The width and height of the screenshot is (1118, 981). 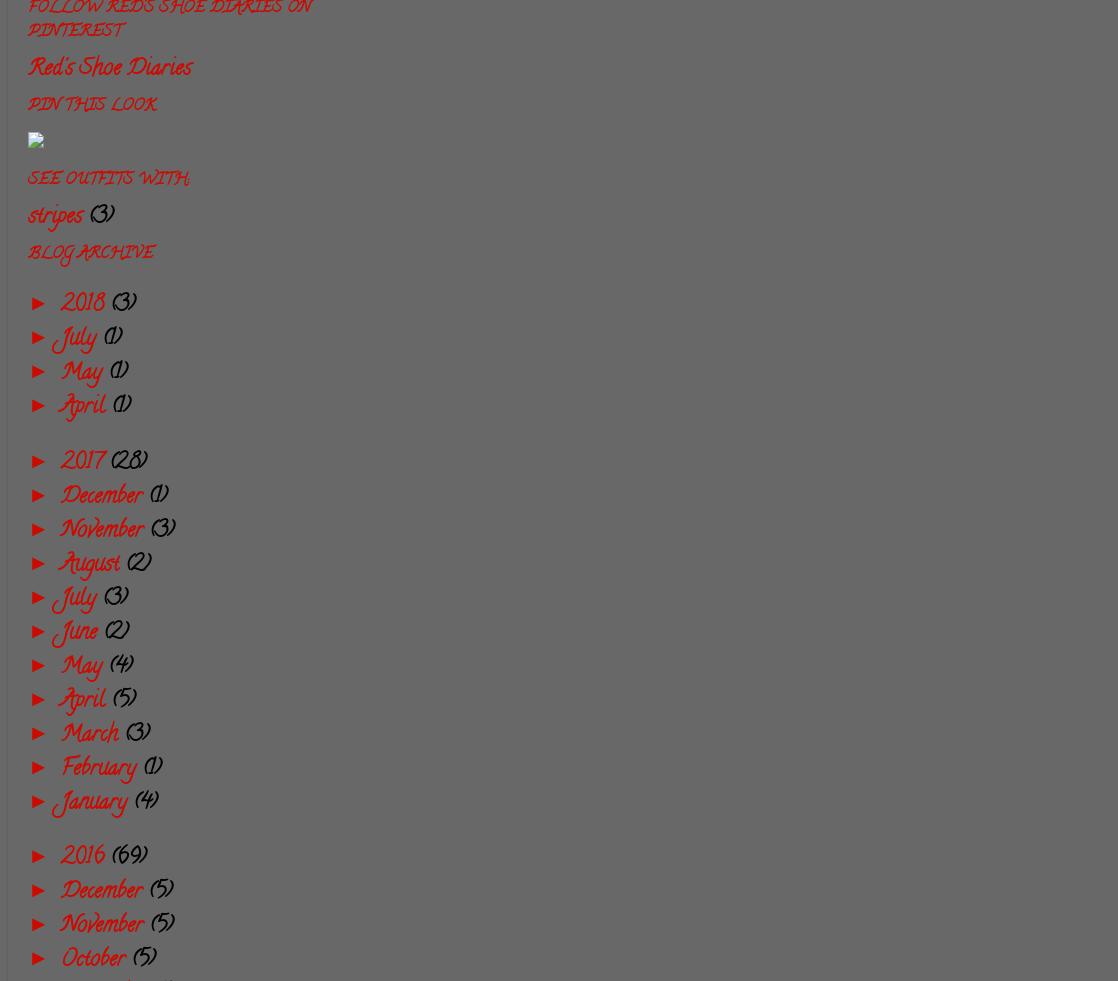 I want to click on '(28)', so click(x=127, y=462).